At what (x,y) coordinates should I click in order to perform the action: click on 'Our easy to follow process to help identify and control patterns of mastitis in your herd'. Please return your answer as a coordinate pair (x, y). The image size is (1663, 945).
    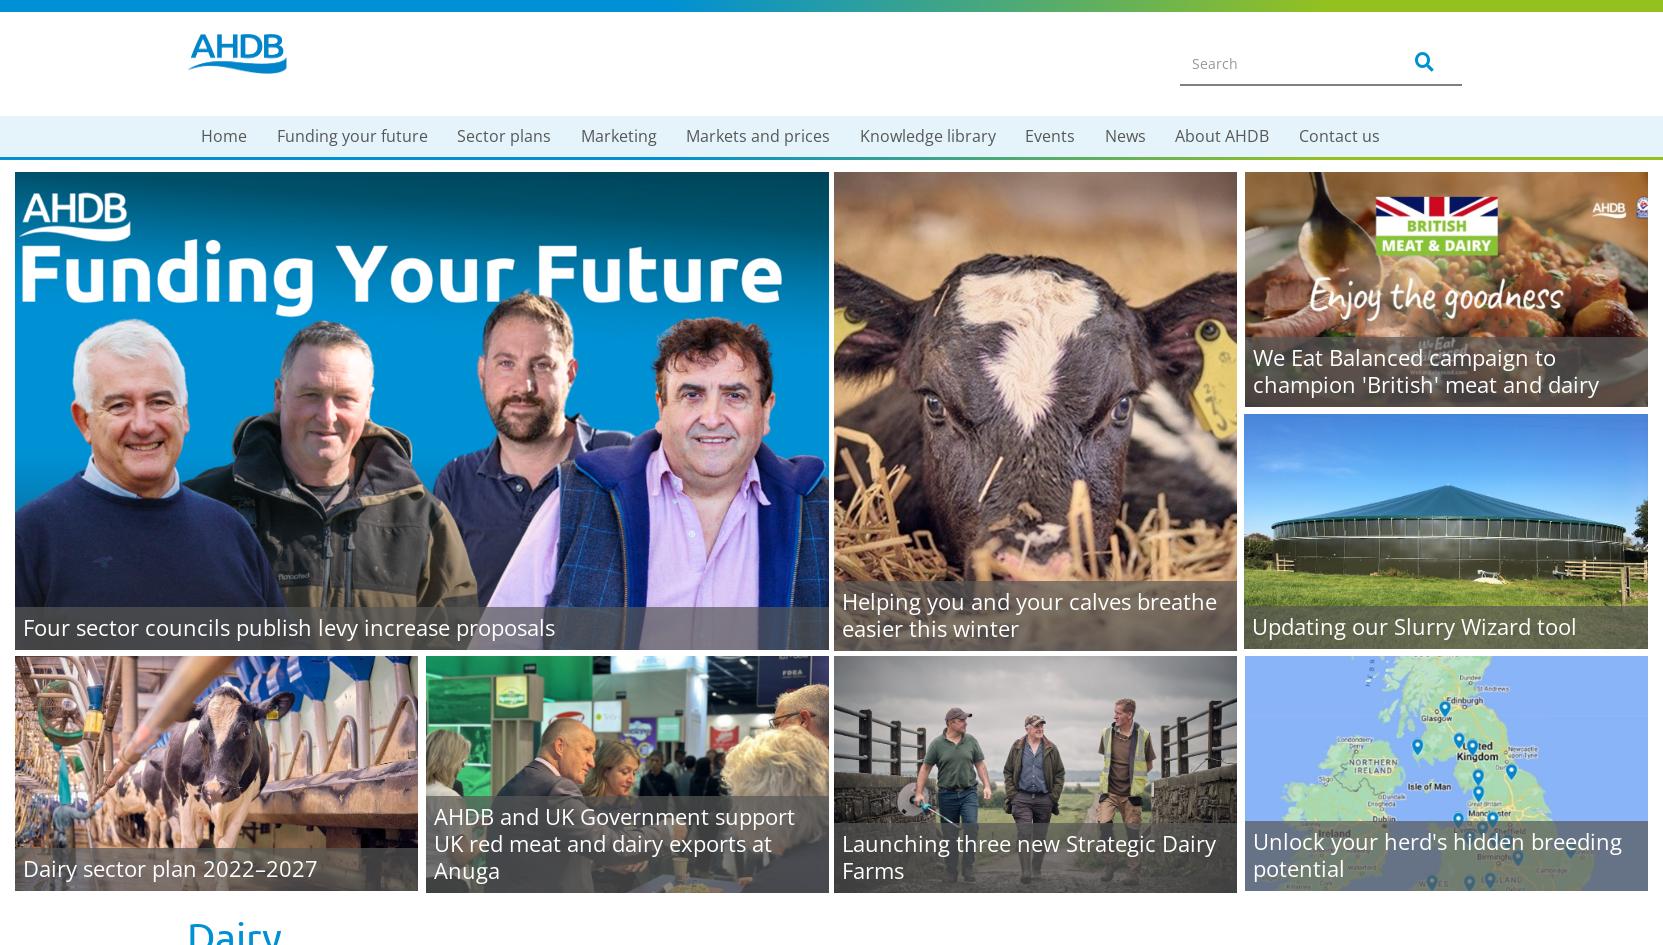
    Looking at the image, I should click on (989, 282).